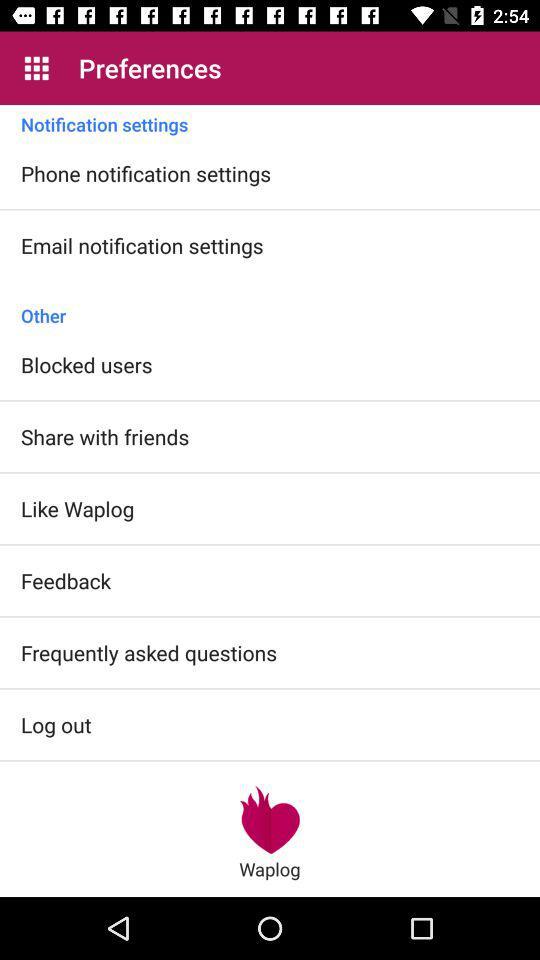 Image resolution: width=540 pixels, height=960 pixels. Describe the element at coordinates (76, 507) in the screenshot. I see `the like waplog icon` at that location.